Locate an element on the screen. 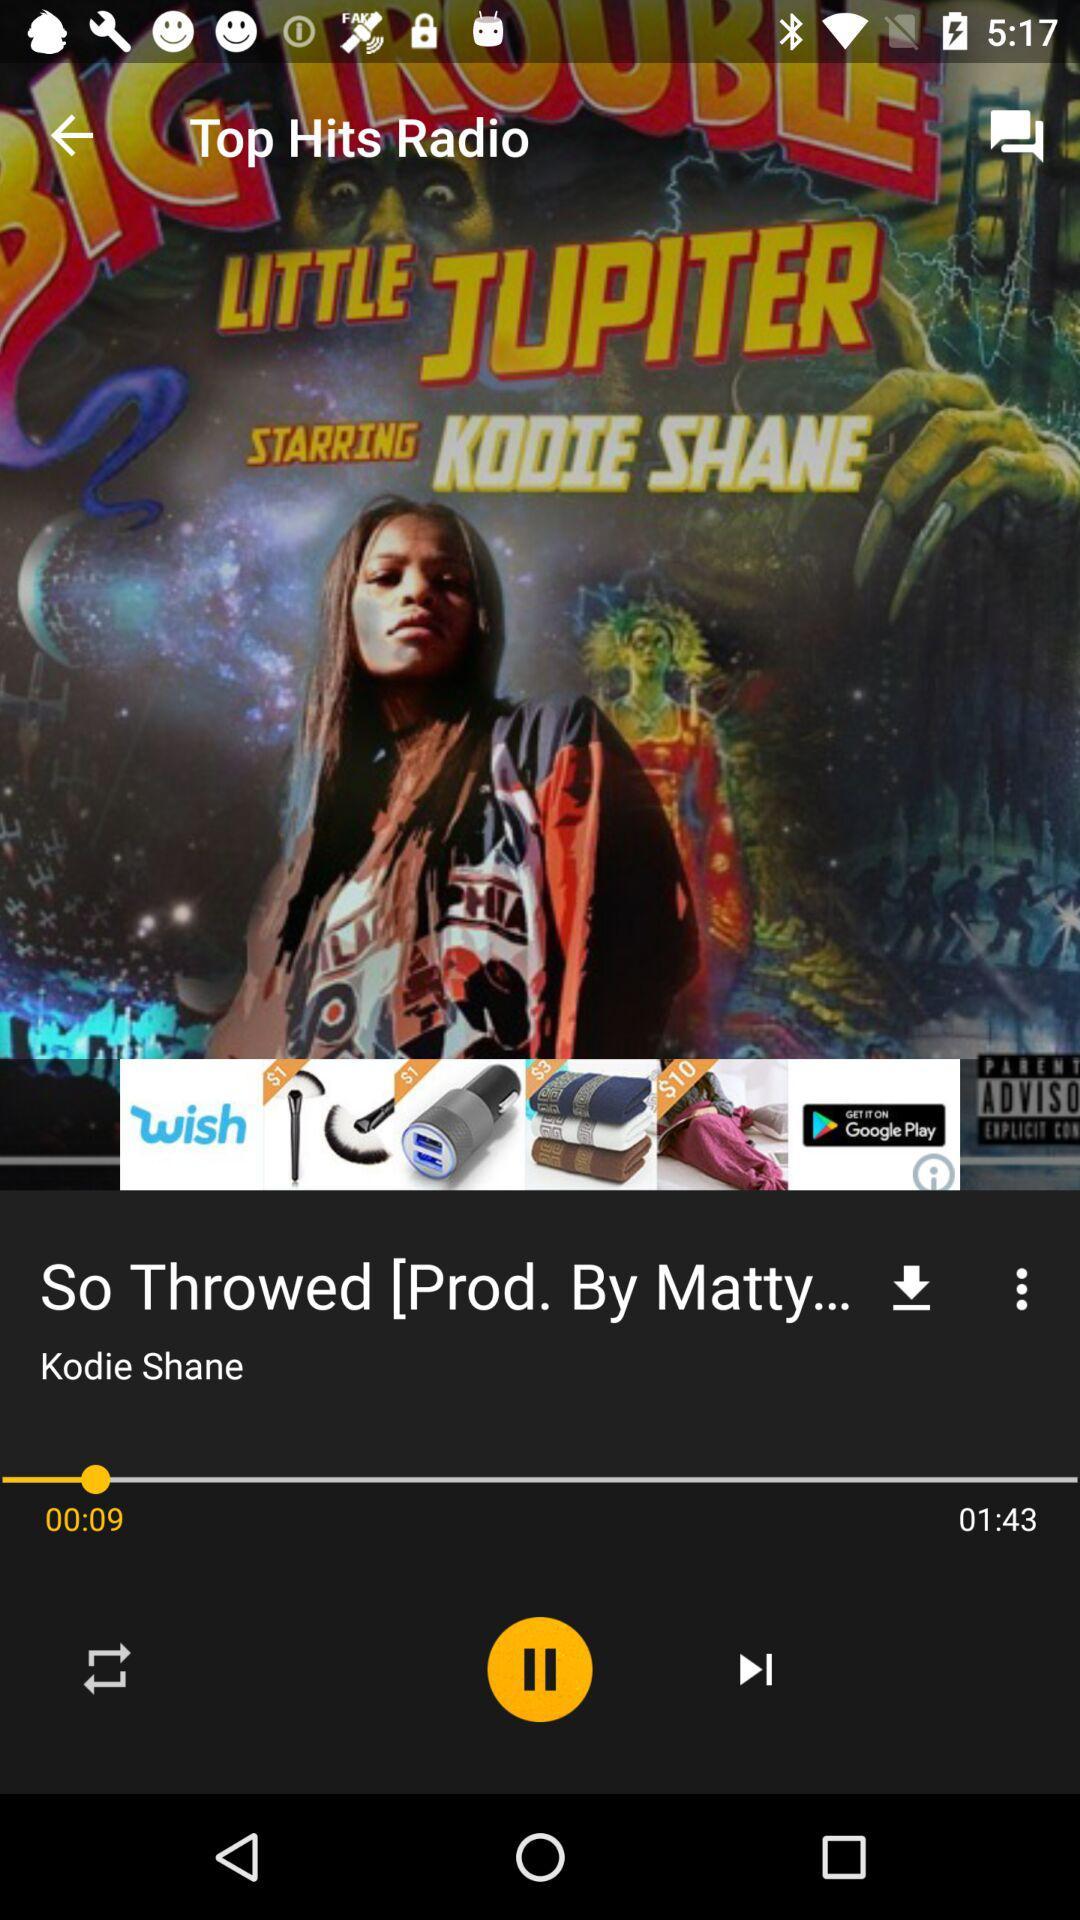 The height and width of the screenshot is (1920, 1080). the item below the so throwed prod icon is located at coordinates (540, 1669).